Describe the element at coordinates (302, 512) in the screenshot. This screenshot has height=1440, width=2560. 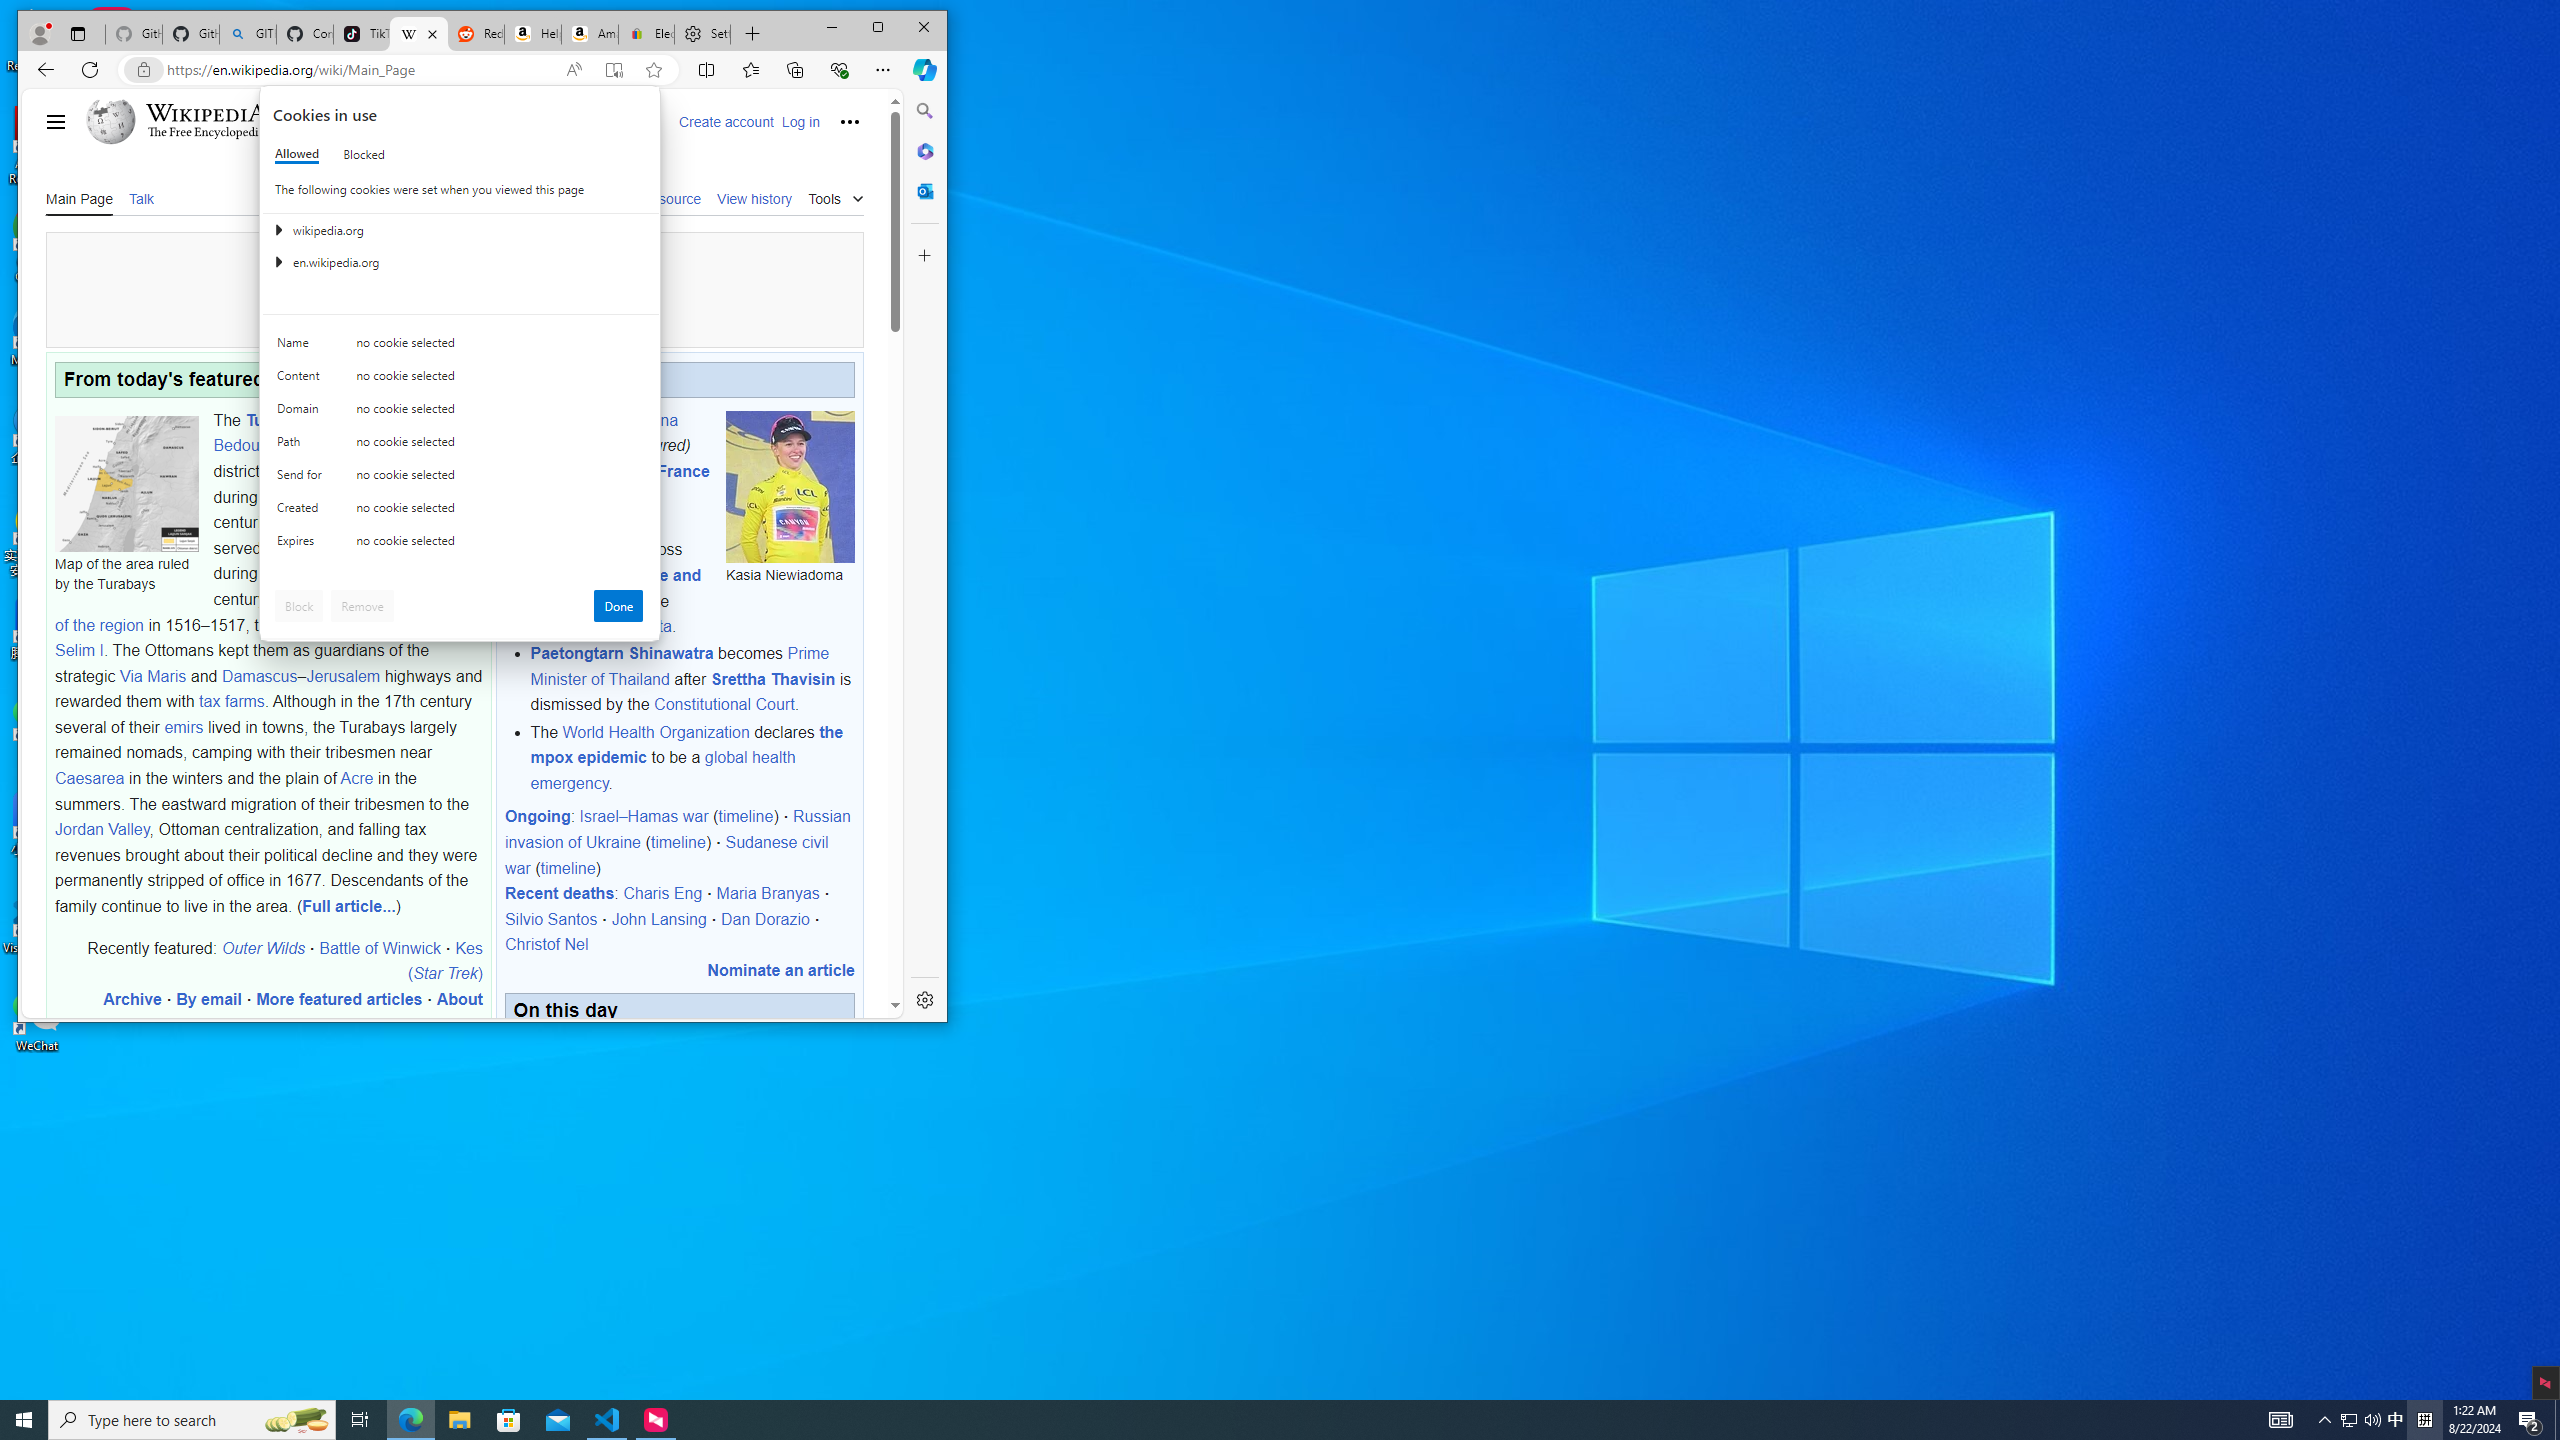
I see `'Created'` at that location.